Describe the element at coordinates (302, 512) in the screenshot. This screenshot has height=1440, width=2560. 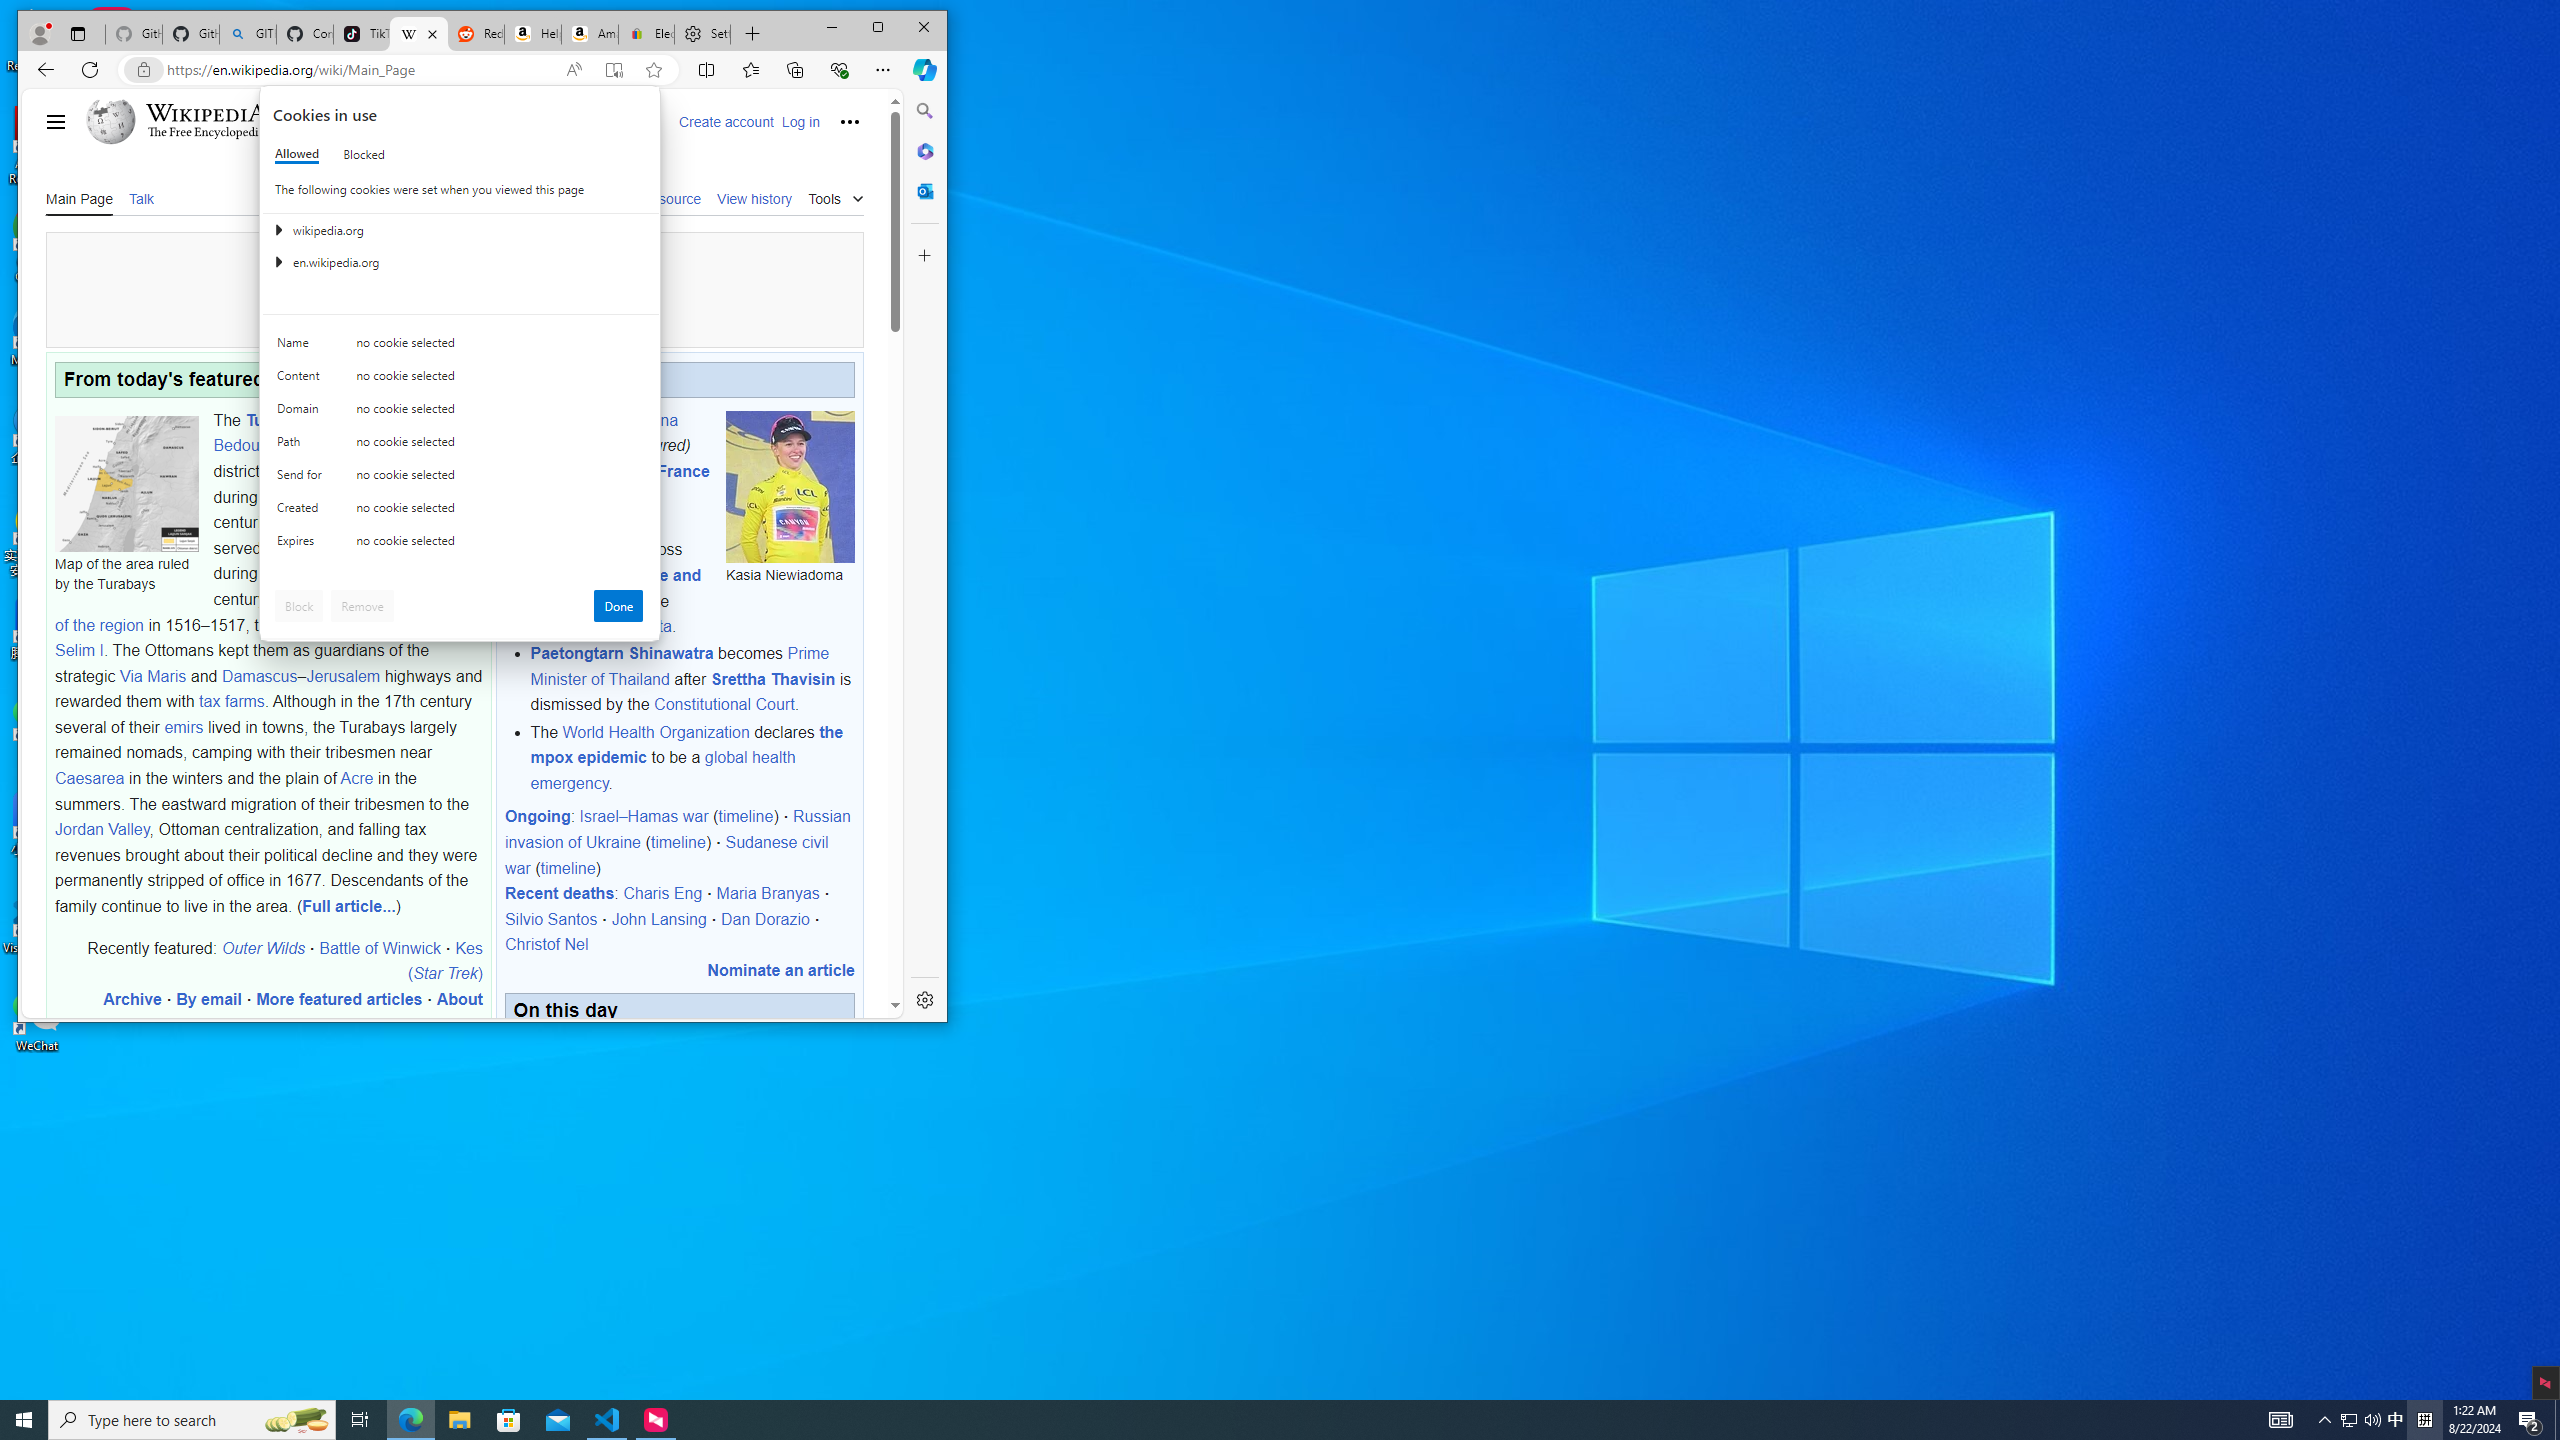
I see `'Created'` at that location.